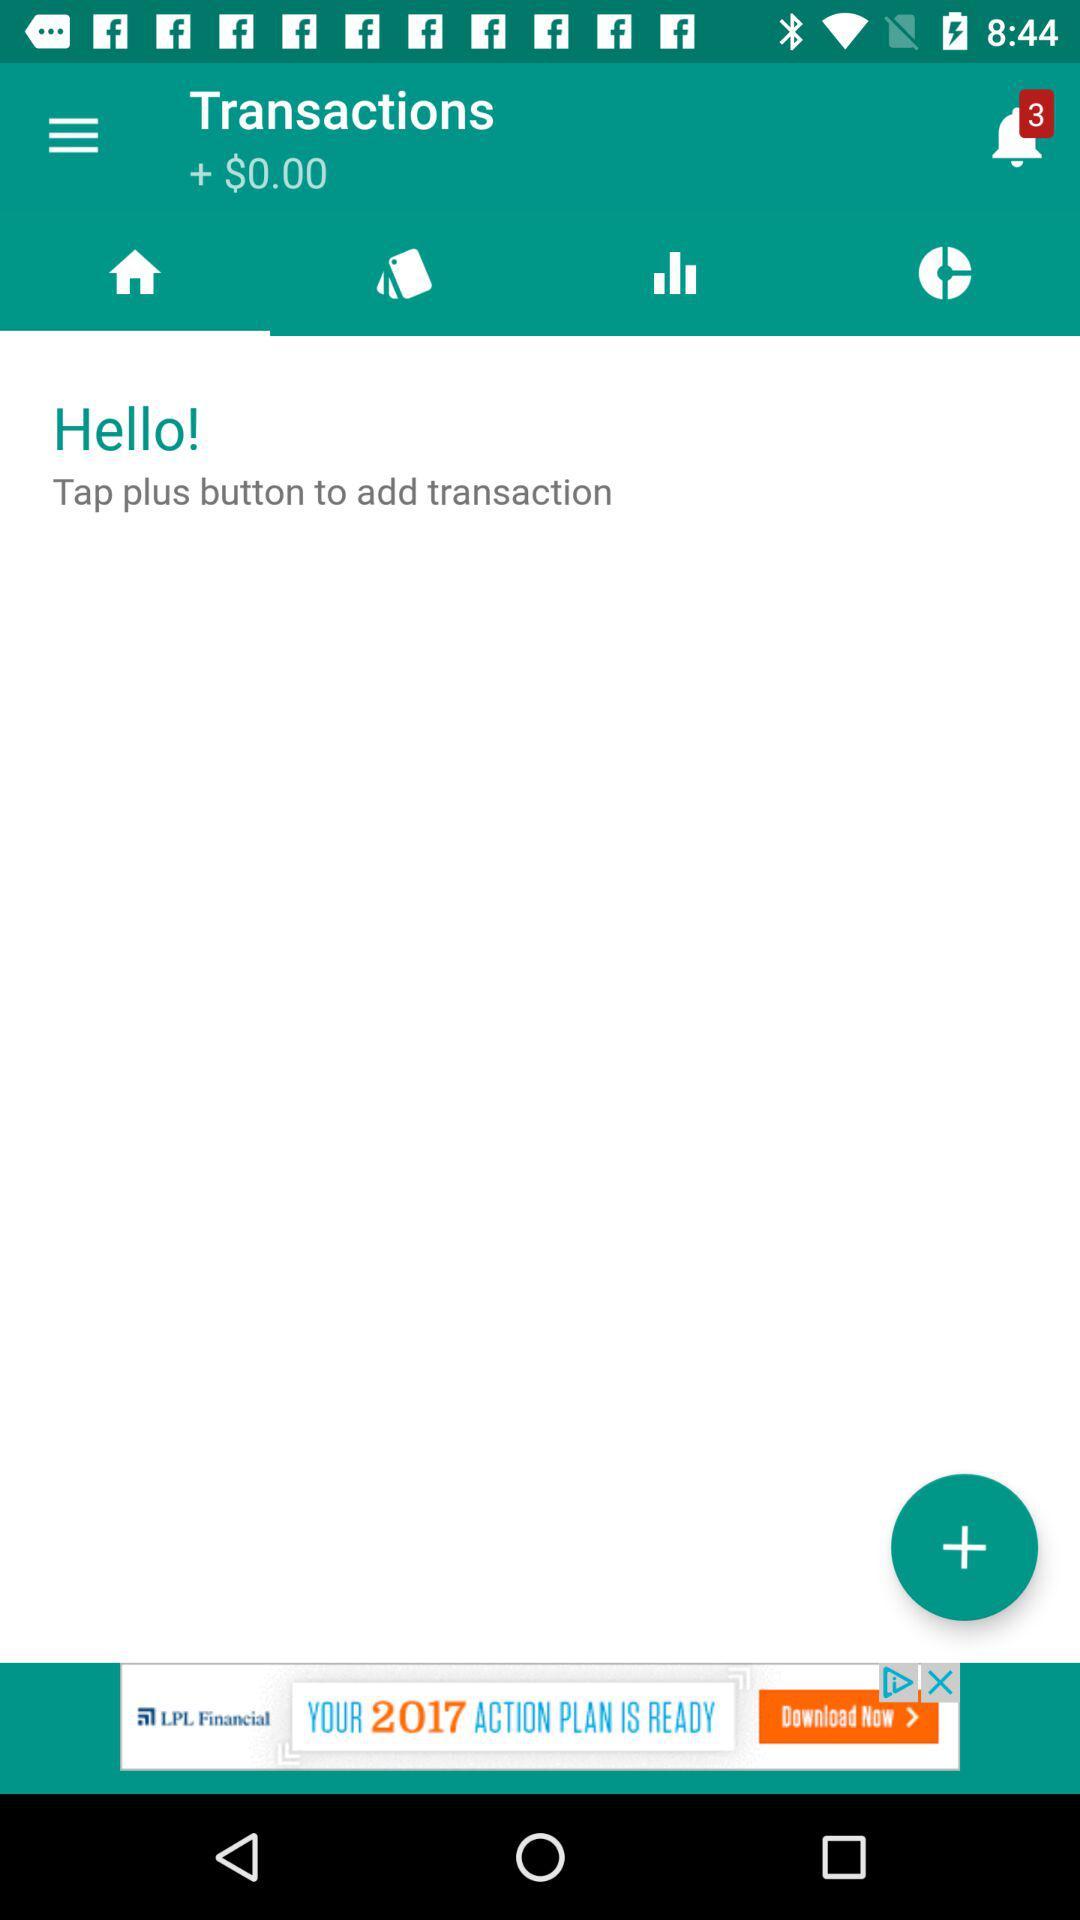 This screenshot has width=1080, height=1920. I want to click on transaction, so click(963, 1546).